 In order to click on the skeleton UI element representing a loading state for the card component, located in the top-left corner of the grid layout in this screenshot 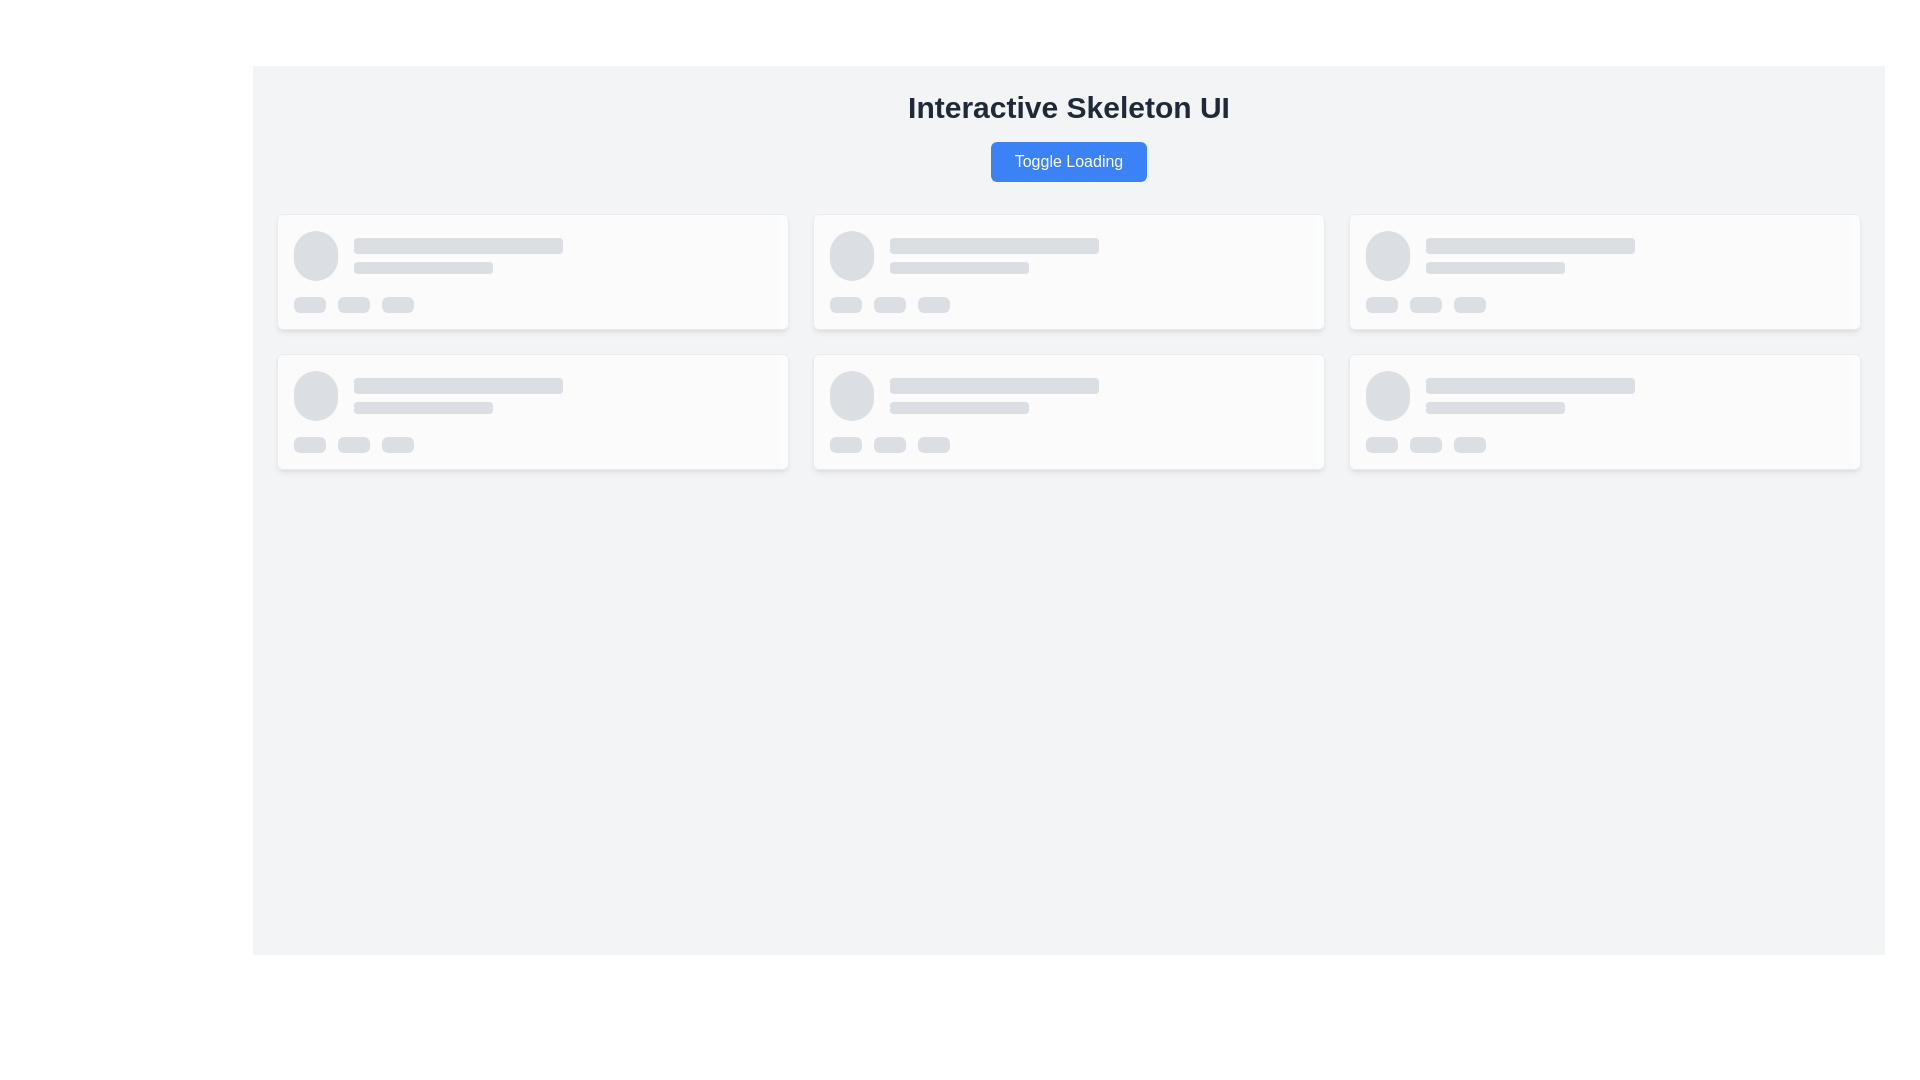, I will do `click(532, 272)`.